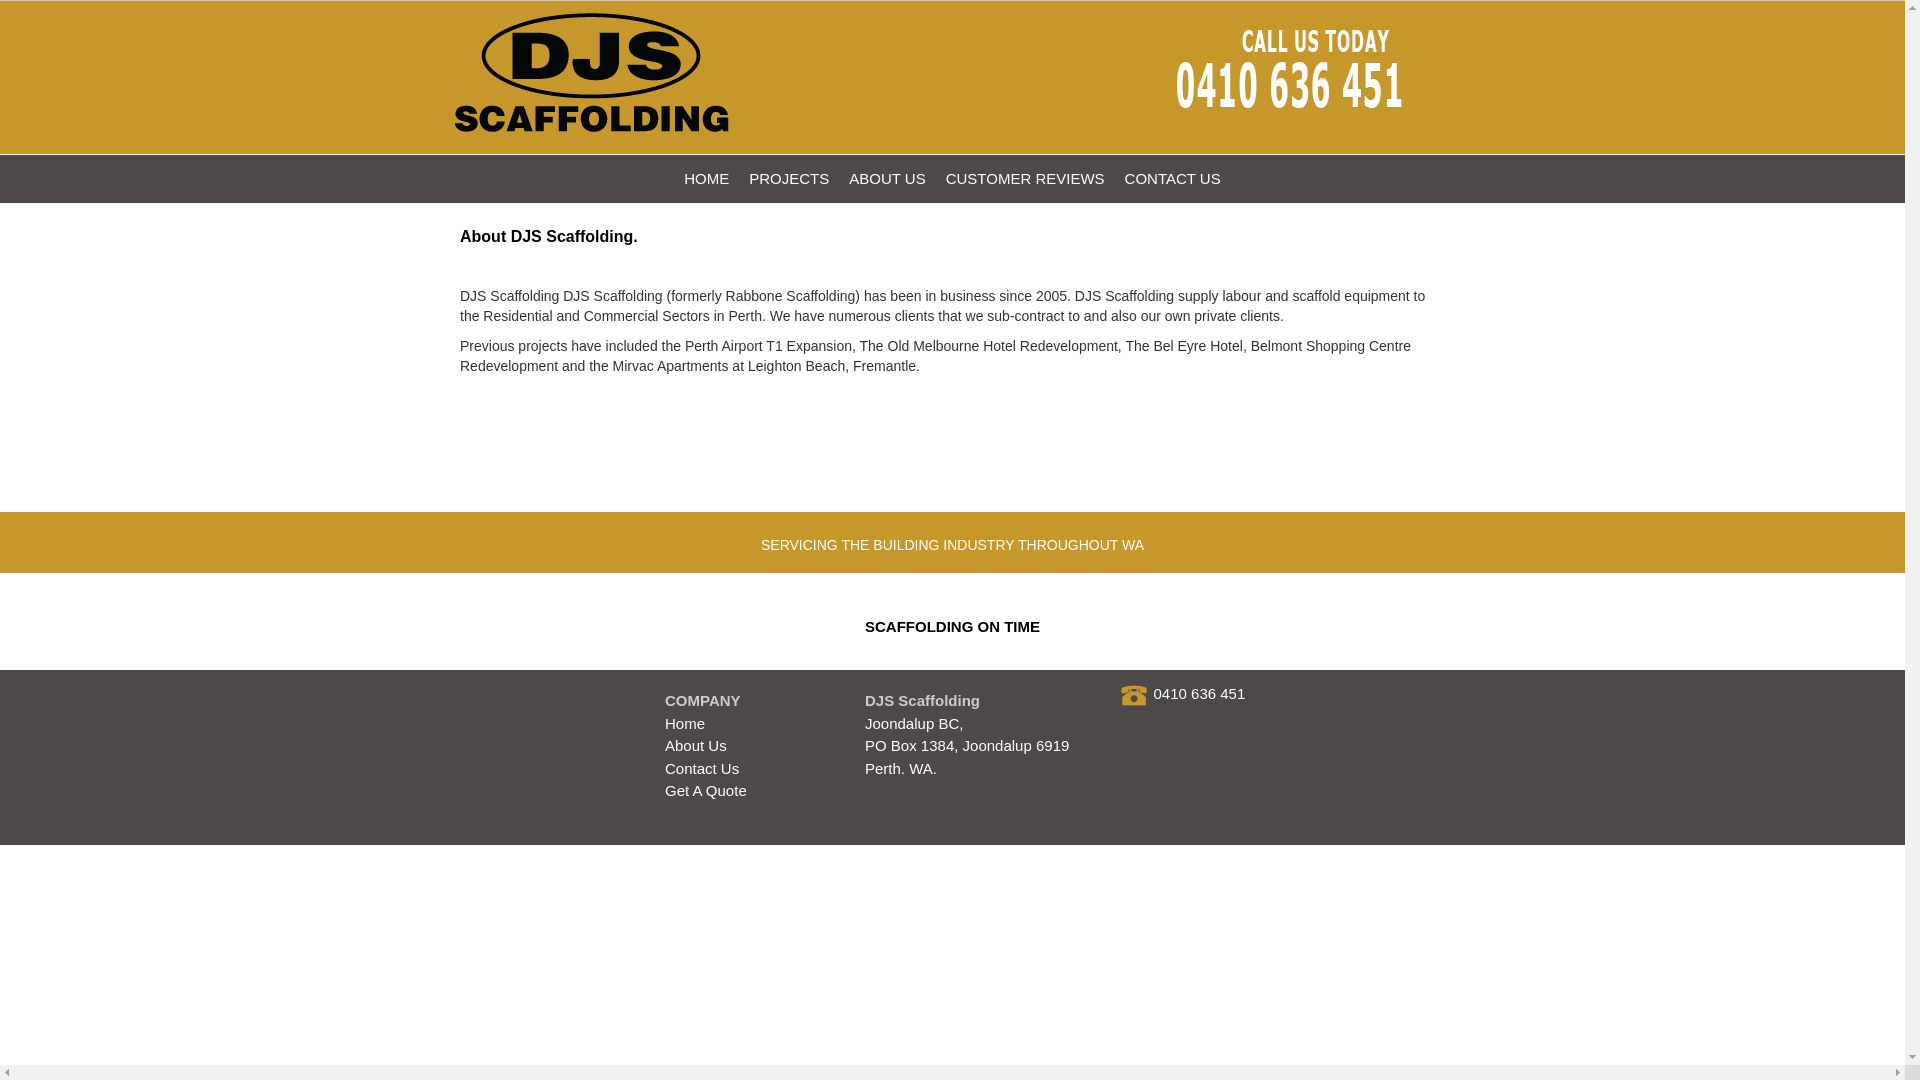 The width and height of the screenshot is (1920, 1080). Describe the element at coordinates (685, 723) in the screenshot. I see `'Home'` at that location.